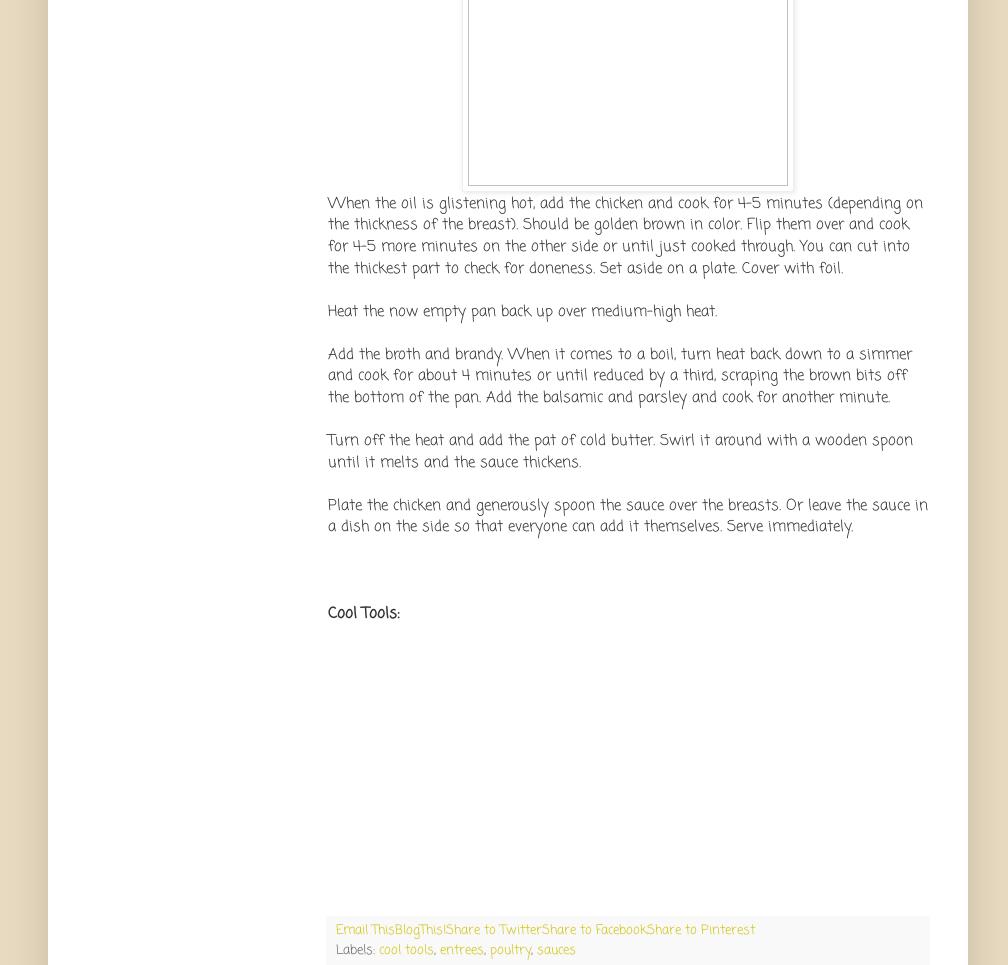 This screenshot has height=965, width=1008. I want to click on 'Email This', so click(365, 929).